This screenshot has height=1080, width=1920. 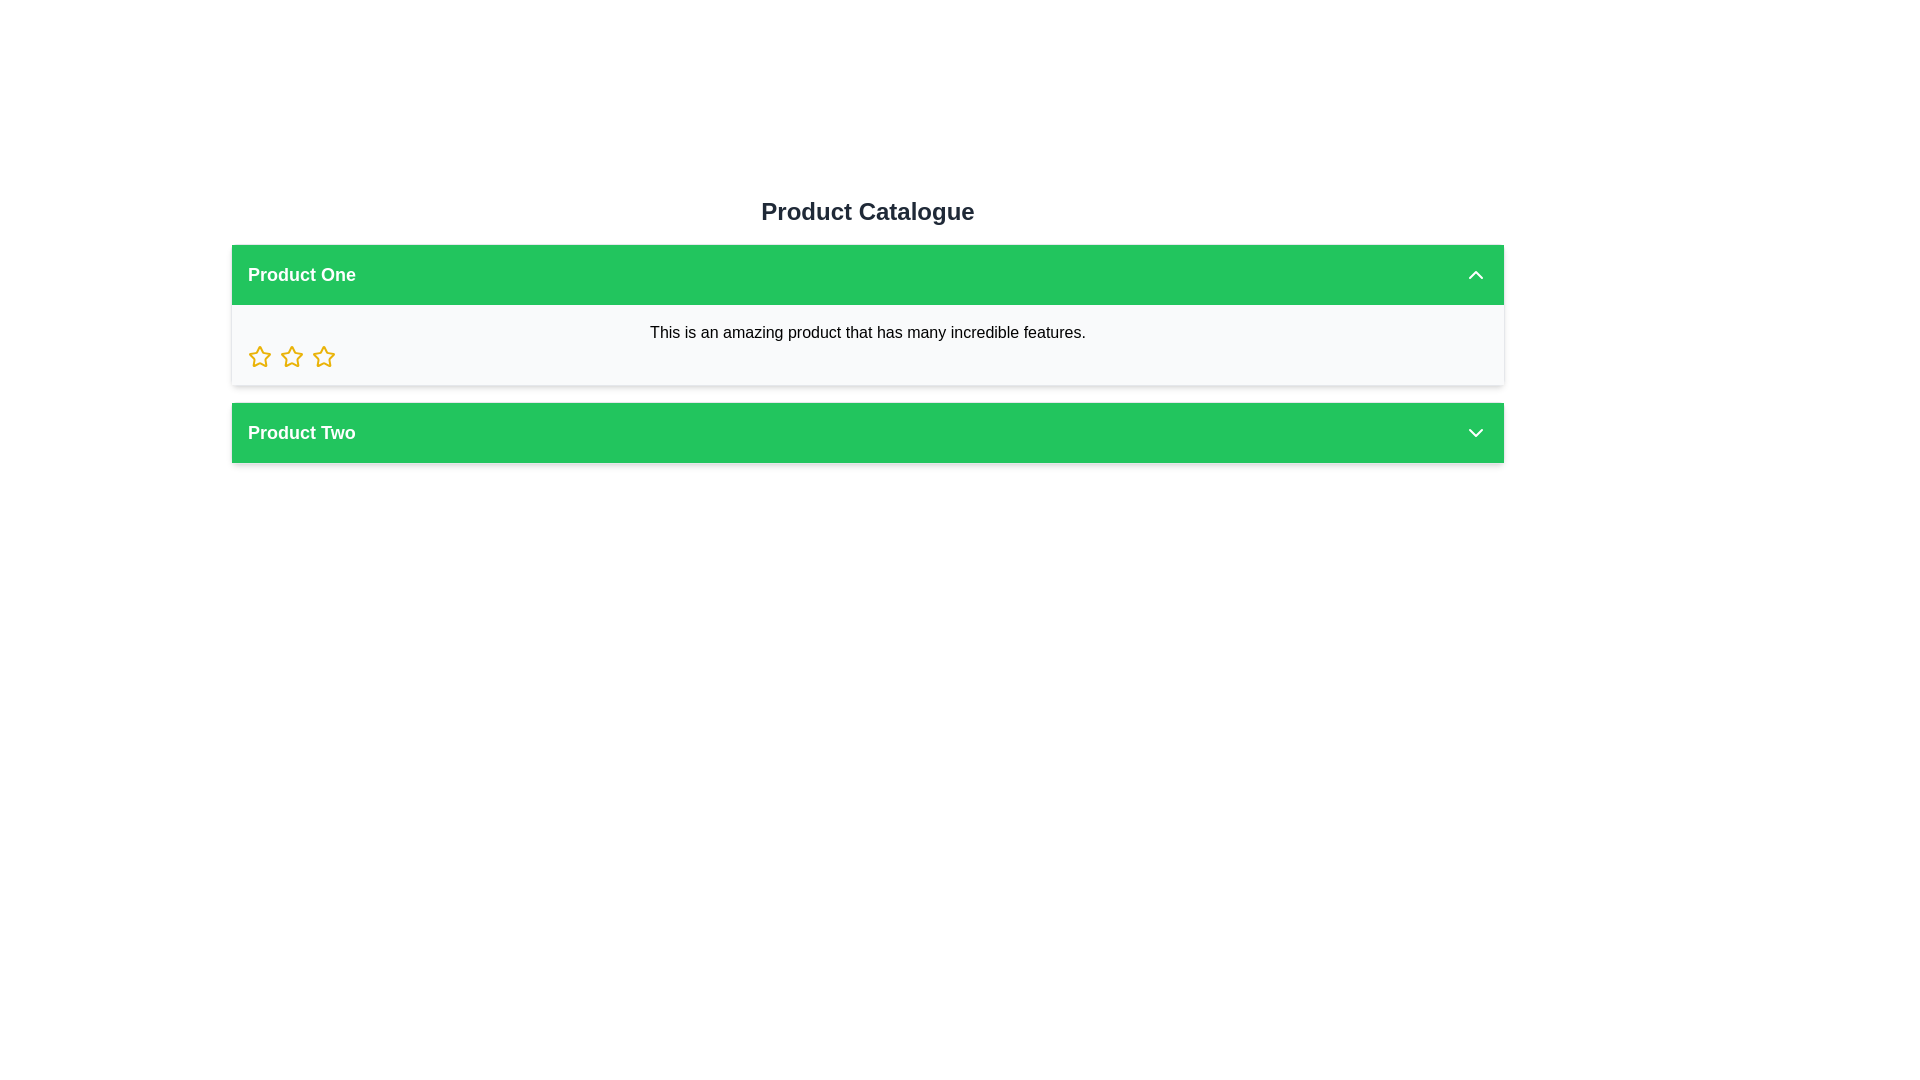 I want to click on the arrow button located at the right end of the green bar labeled 'Product One', so click(x=1476, y=274).